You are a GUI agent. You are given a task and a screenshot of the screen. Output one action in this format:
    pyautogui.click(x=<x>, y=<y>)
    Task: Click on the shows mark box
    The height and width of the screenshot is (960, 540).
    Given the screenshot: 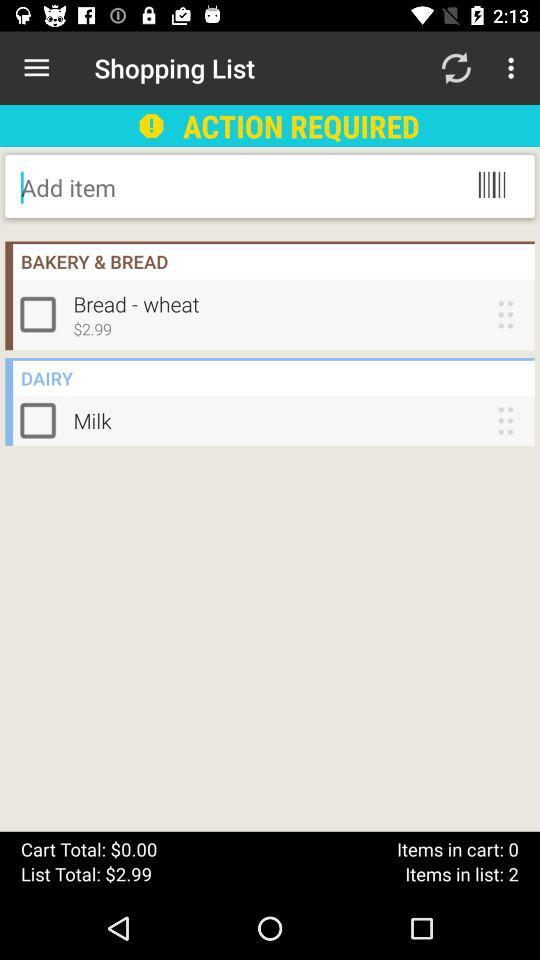 What is the action you would take?
    pyautogui.click(x=42, y=419)
    